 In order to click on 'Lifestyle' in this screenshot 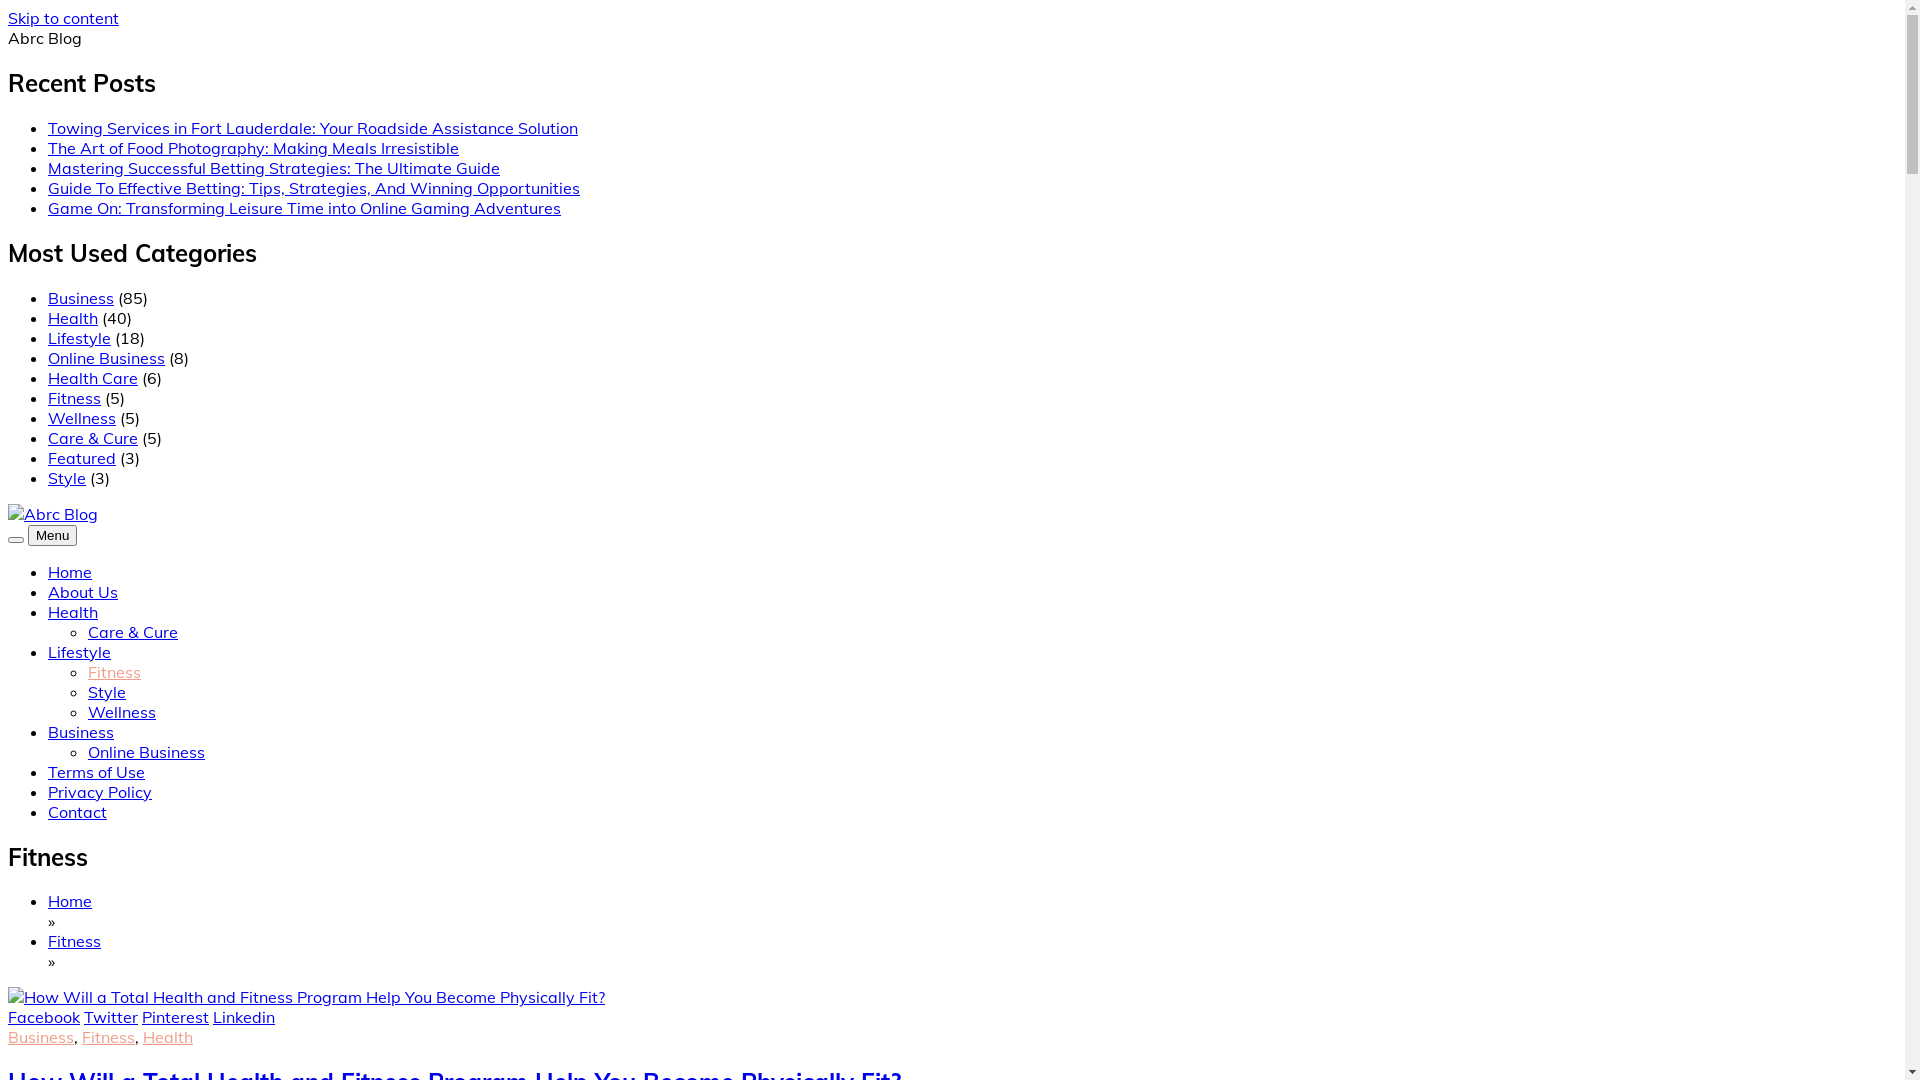, I will do `click(79, 337)`.